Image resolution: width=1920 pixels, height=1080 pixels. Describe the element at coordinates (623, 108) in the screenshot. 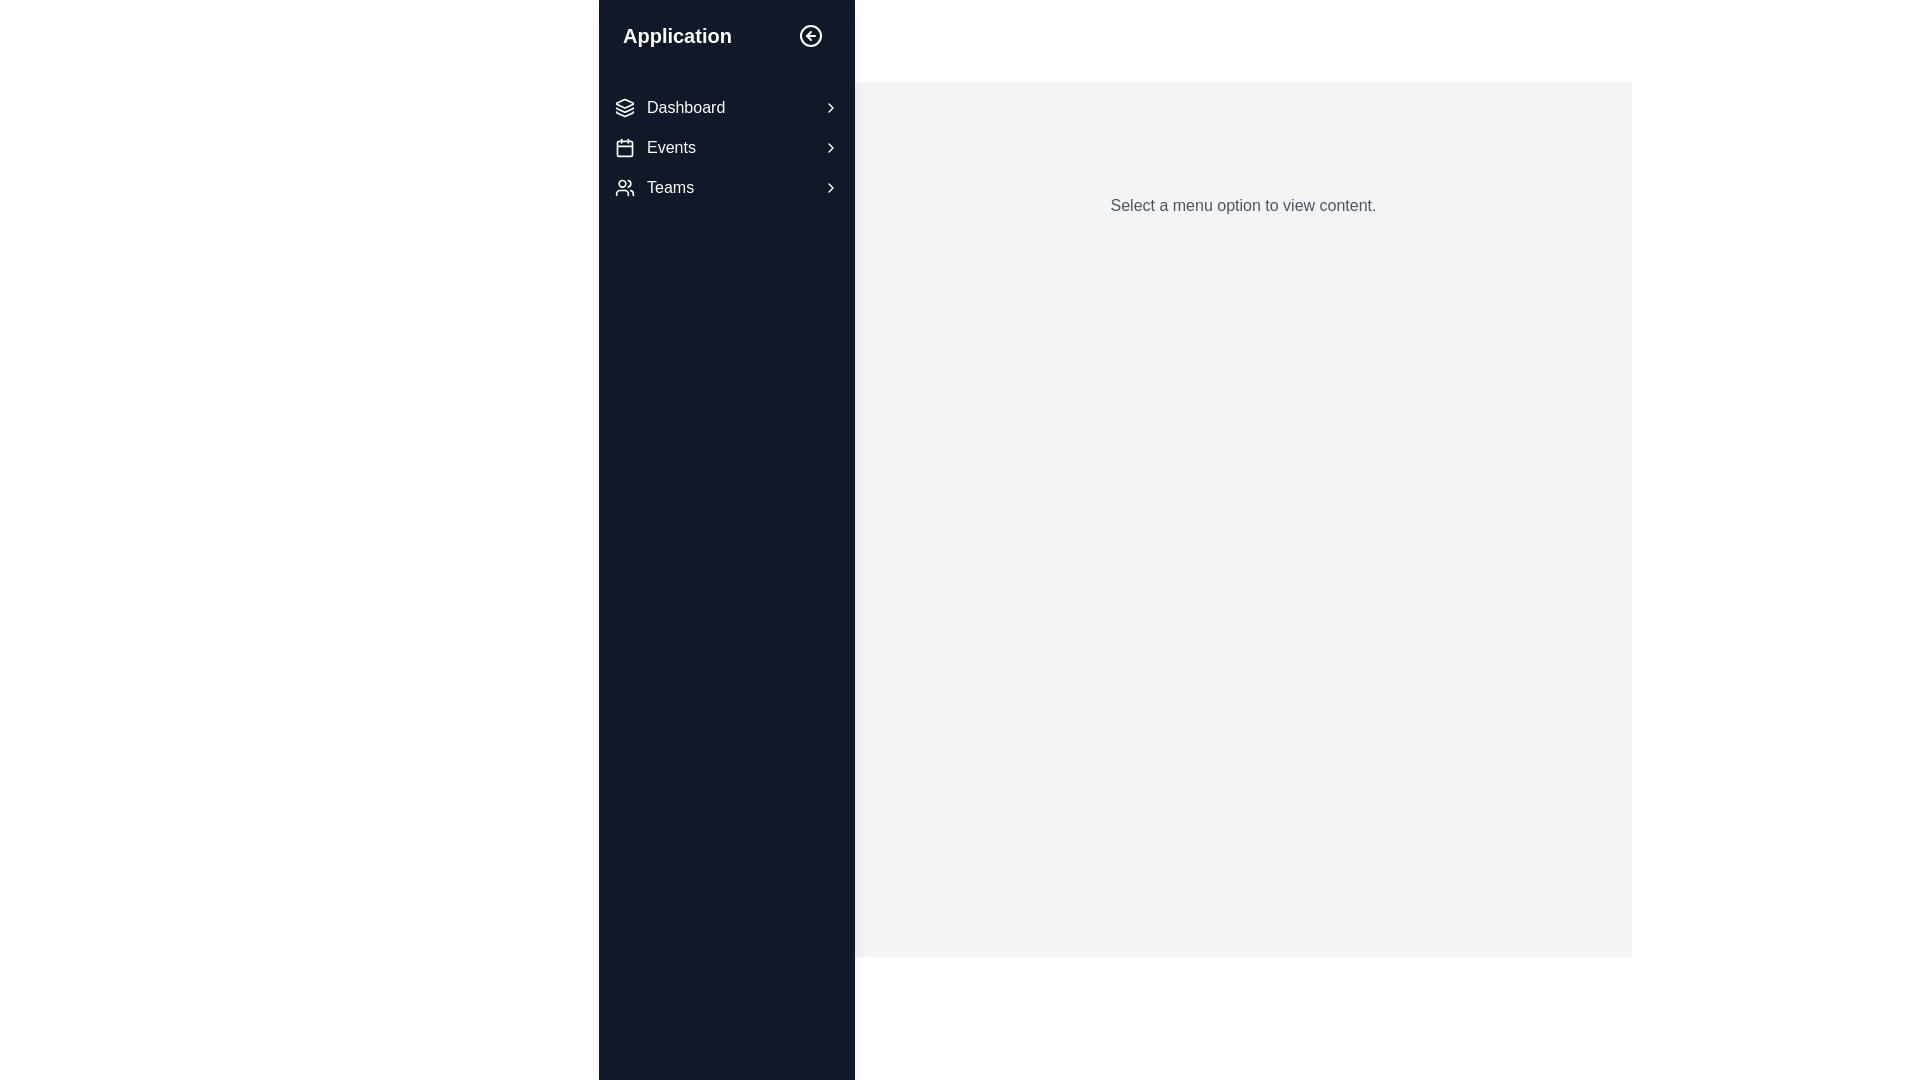

I see `the icon resembling stacked layers, which is part of the menu item adjacent to the 'Dashboard' text` at that location.